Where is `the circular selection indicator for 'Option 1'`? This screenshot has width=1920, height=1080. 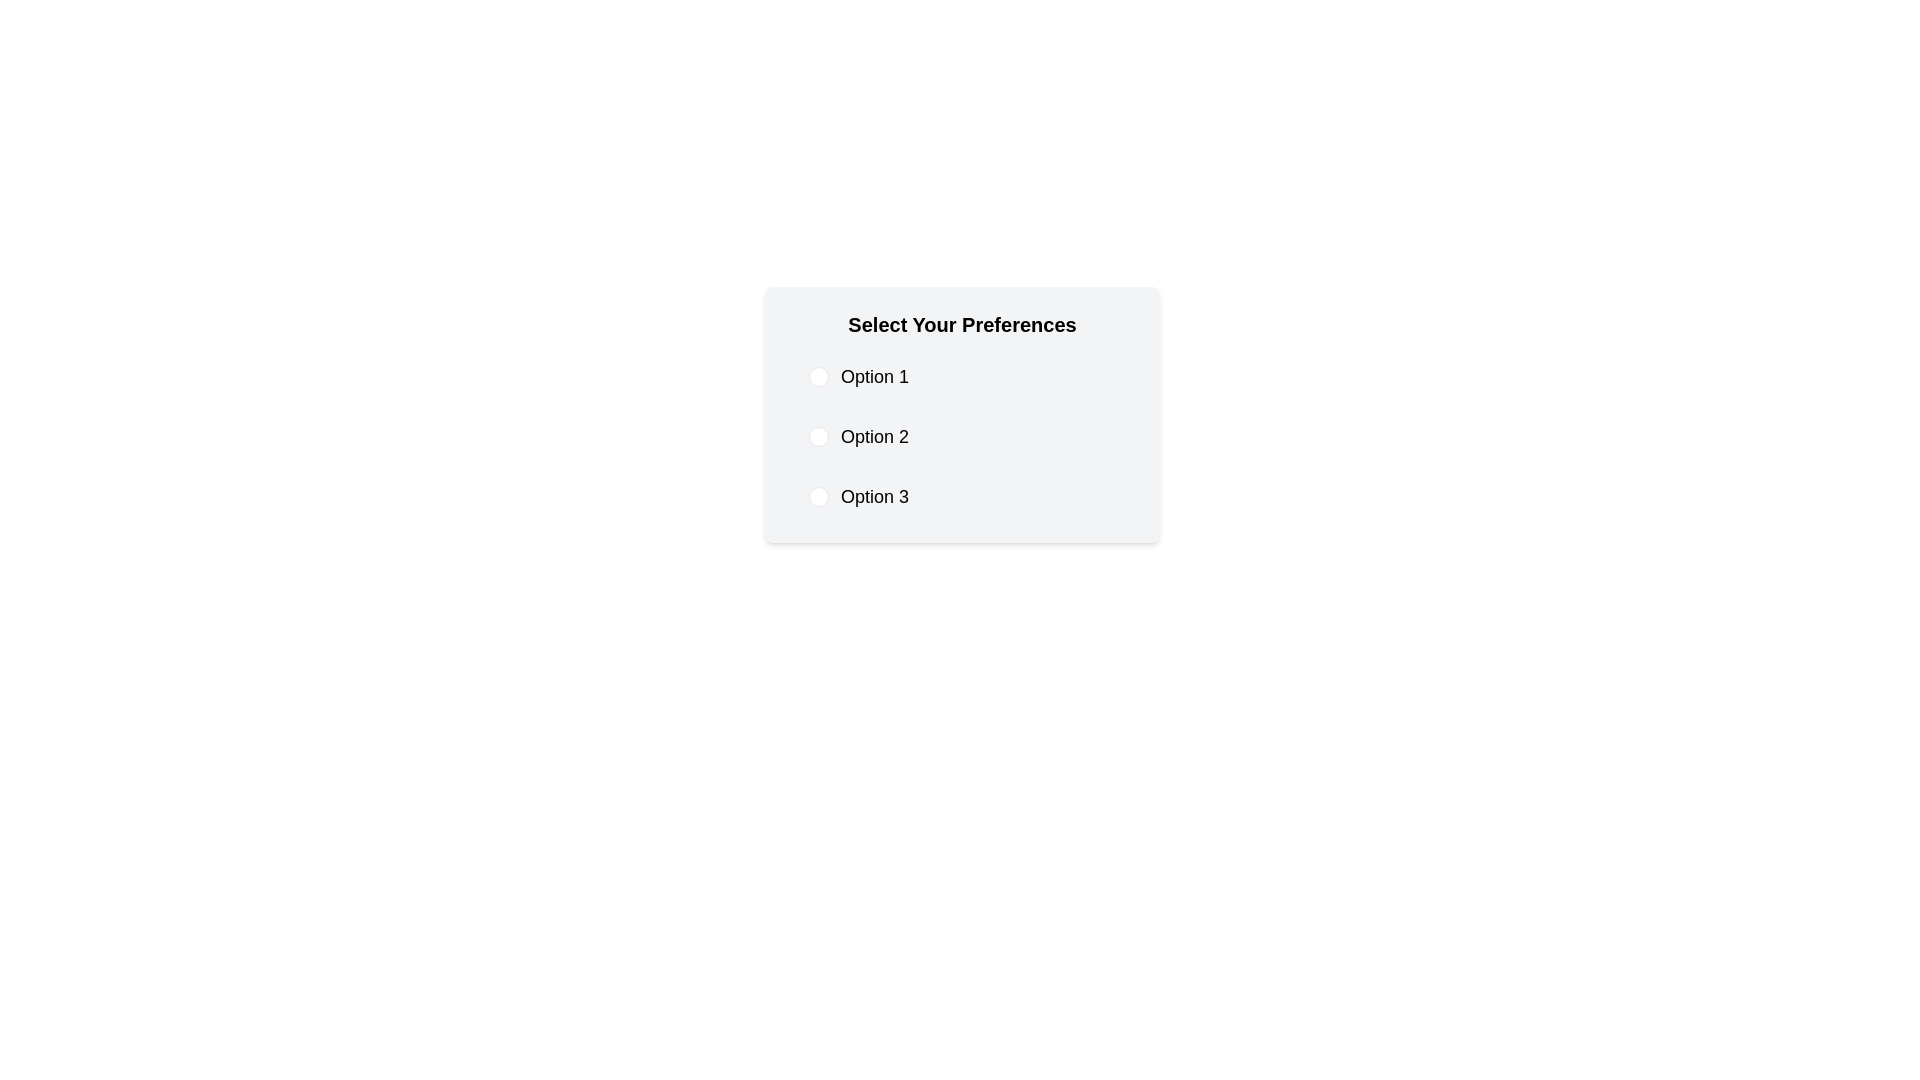
the circular selection indicator for 'Option 1' is located at coordinates (819, 377).